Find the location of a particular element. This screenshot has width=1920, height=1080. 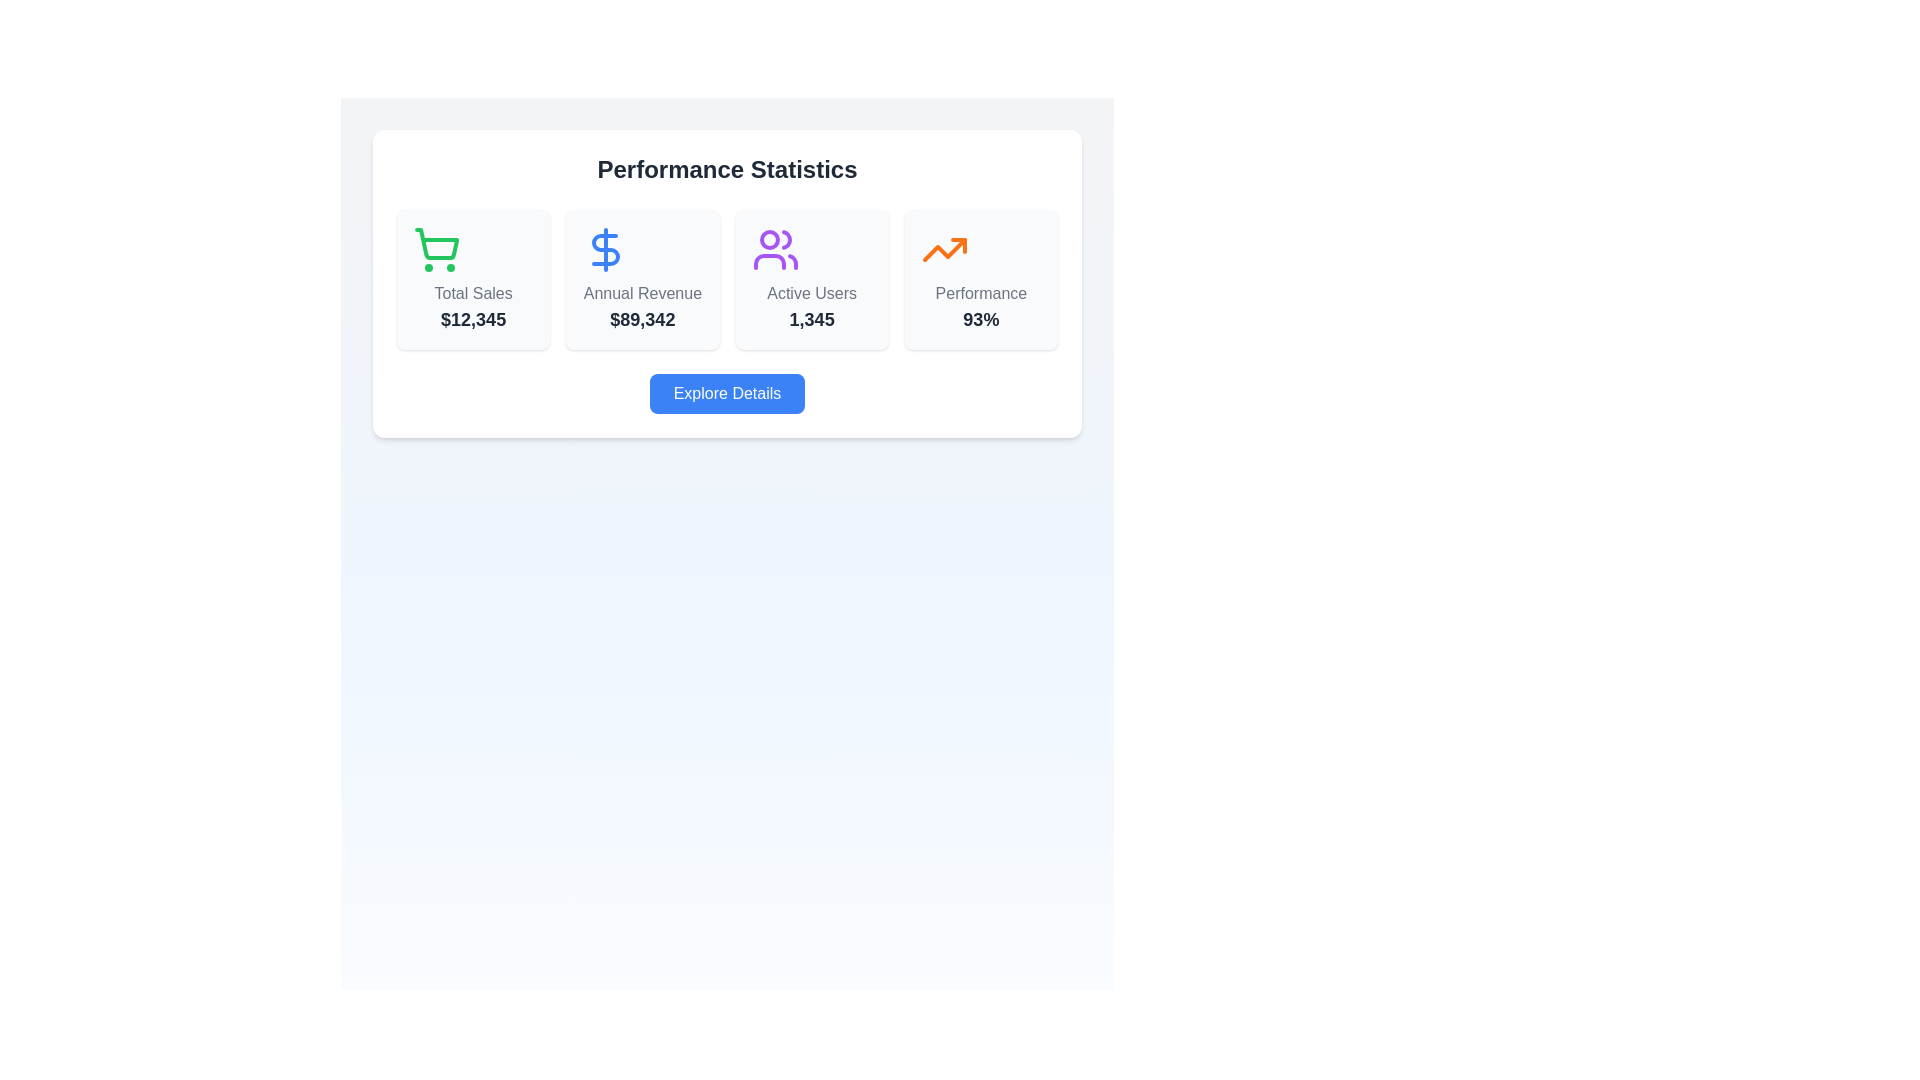

the static text element displaying the numeric count of active users, which is centrally located within the 'Active Users' card layout is located at coordinates (812, 319).